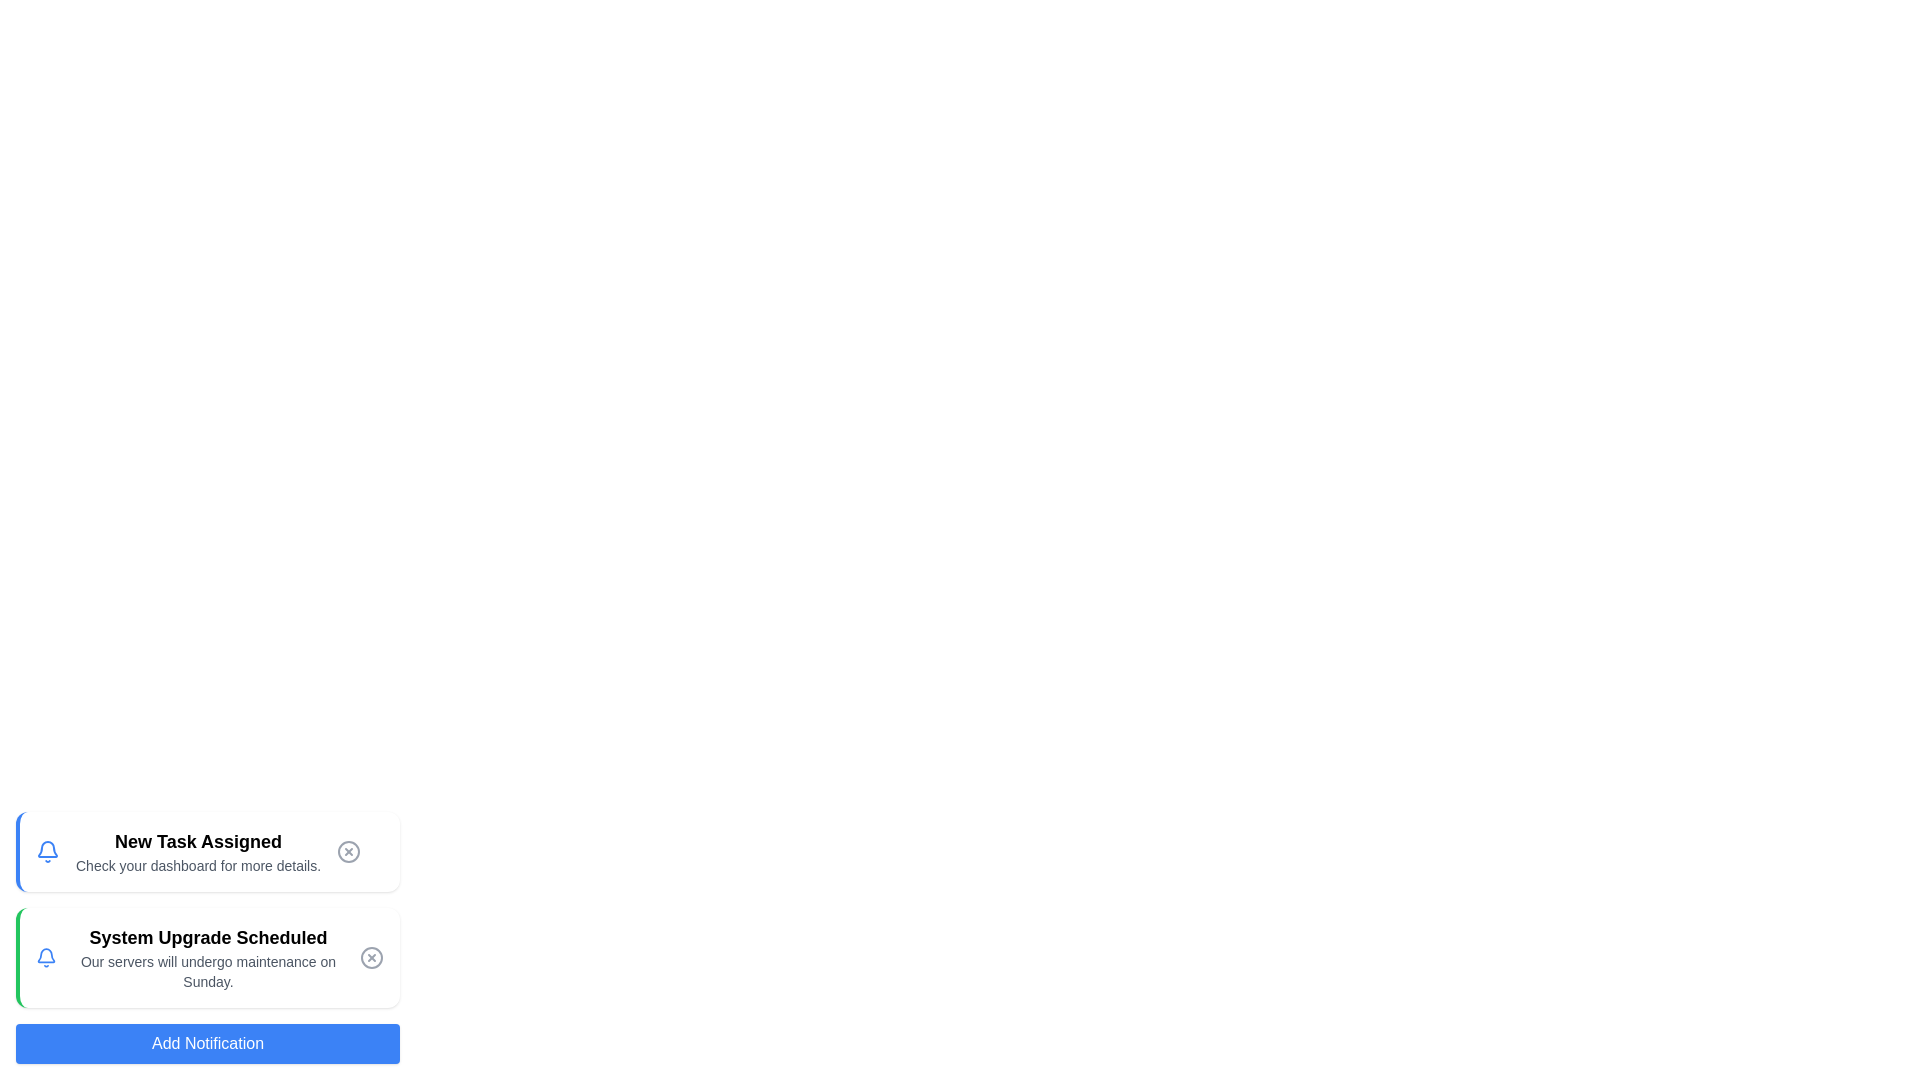  What do you see at coordinates (349, 852) in the screenshot?
I see `close button of the notification titled 'New Task Assigned' to remove it` at bounding box center [349, 852].